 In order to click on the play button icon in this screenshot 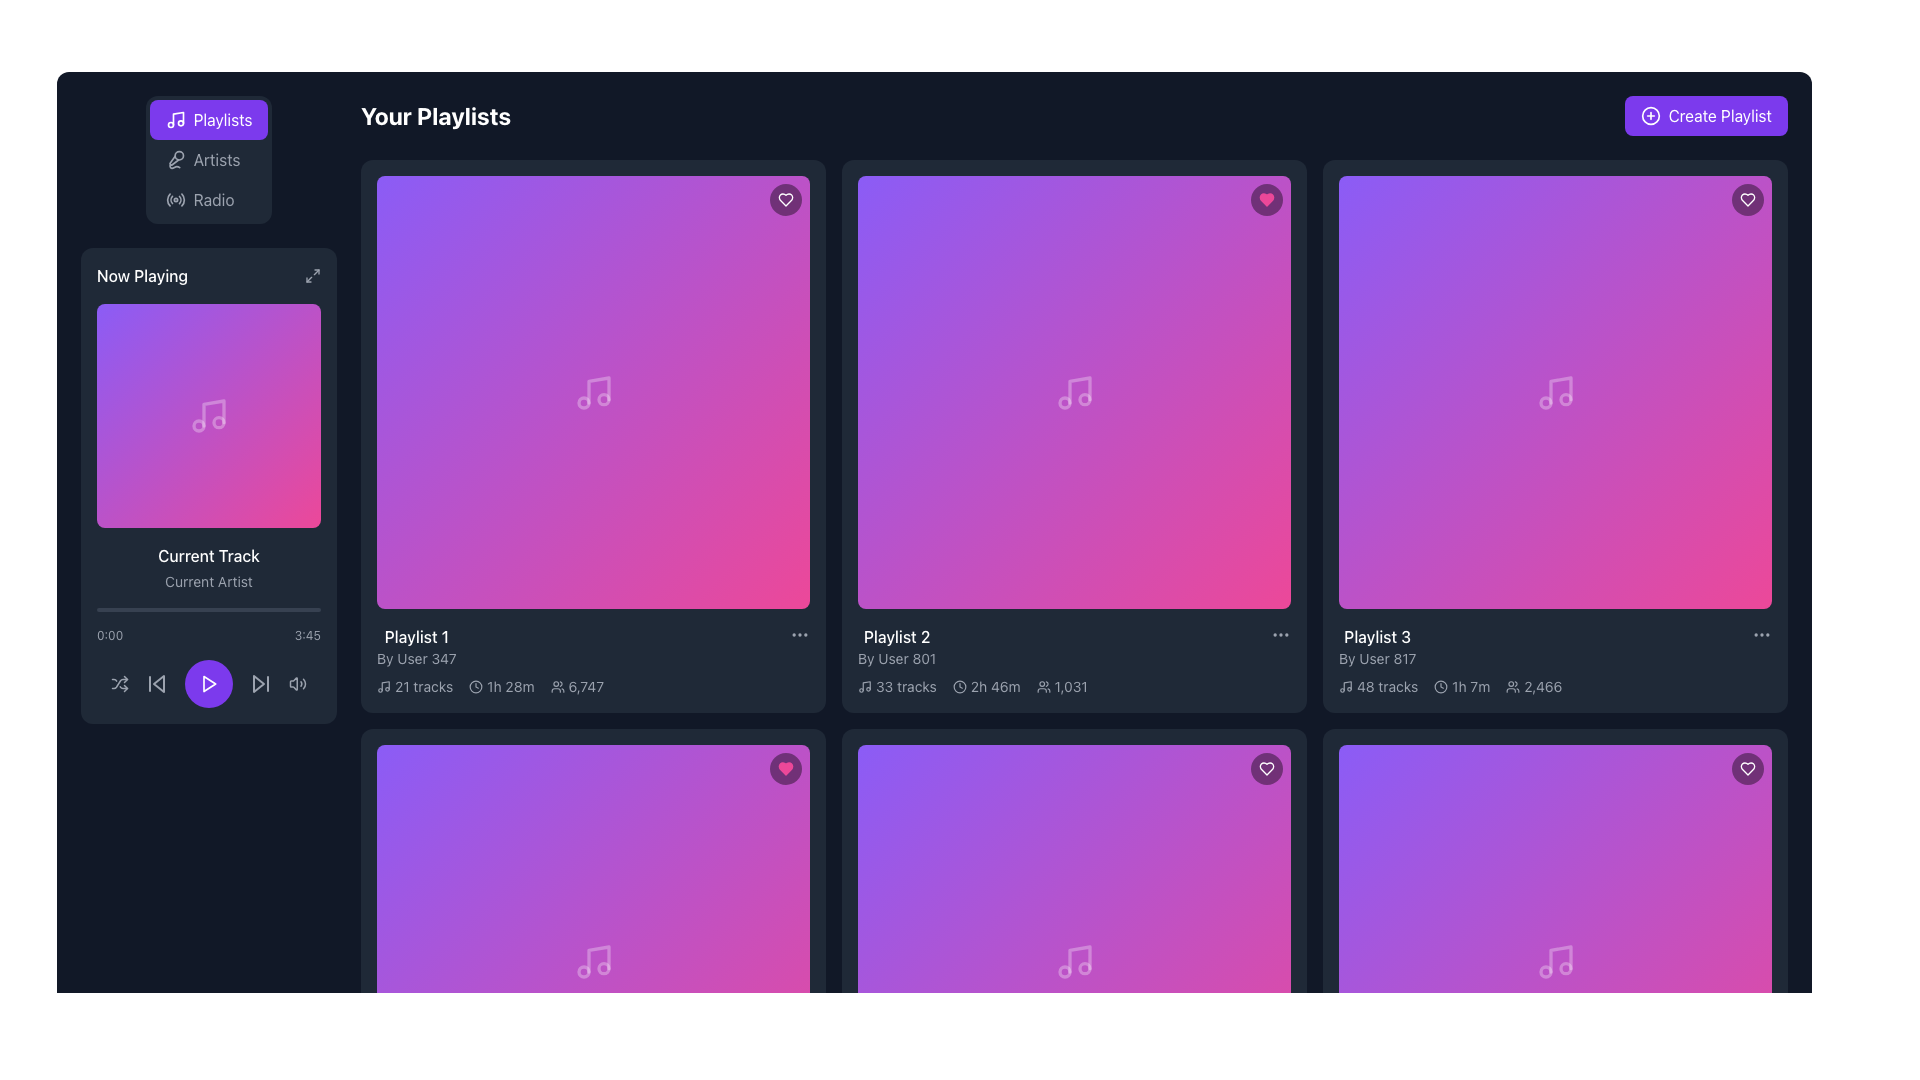, I will do `click(209, 682)`.